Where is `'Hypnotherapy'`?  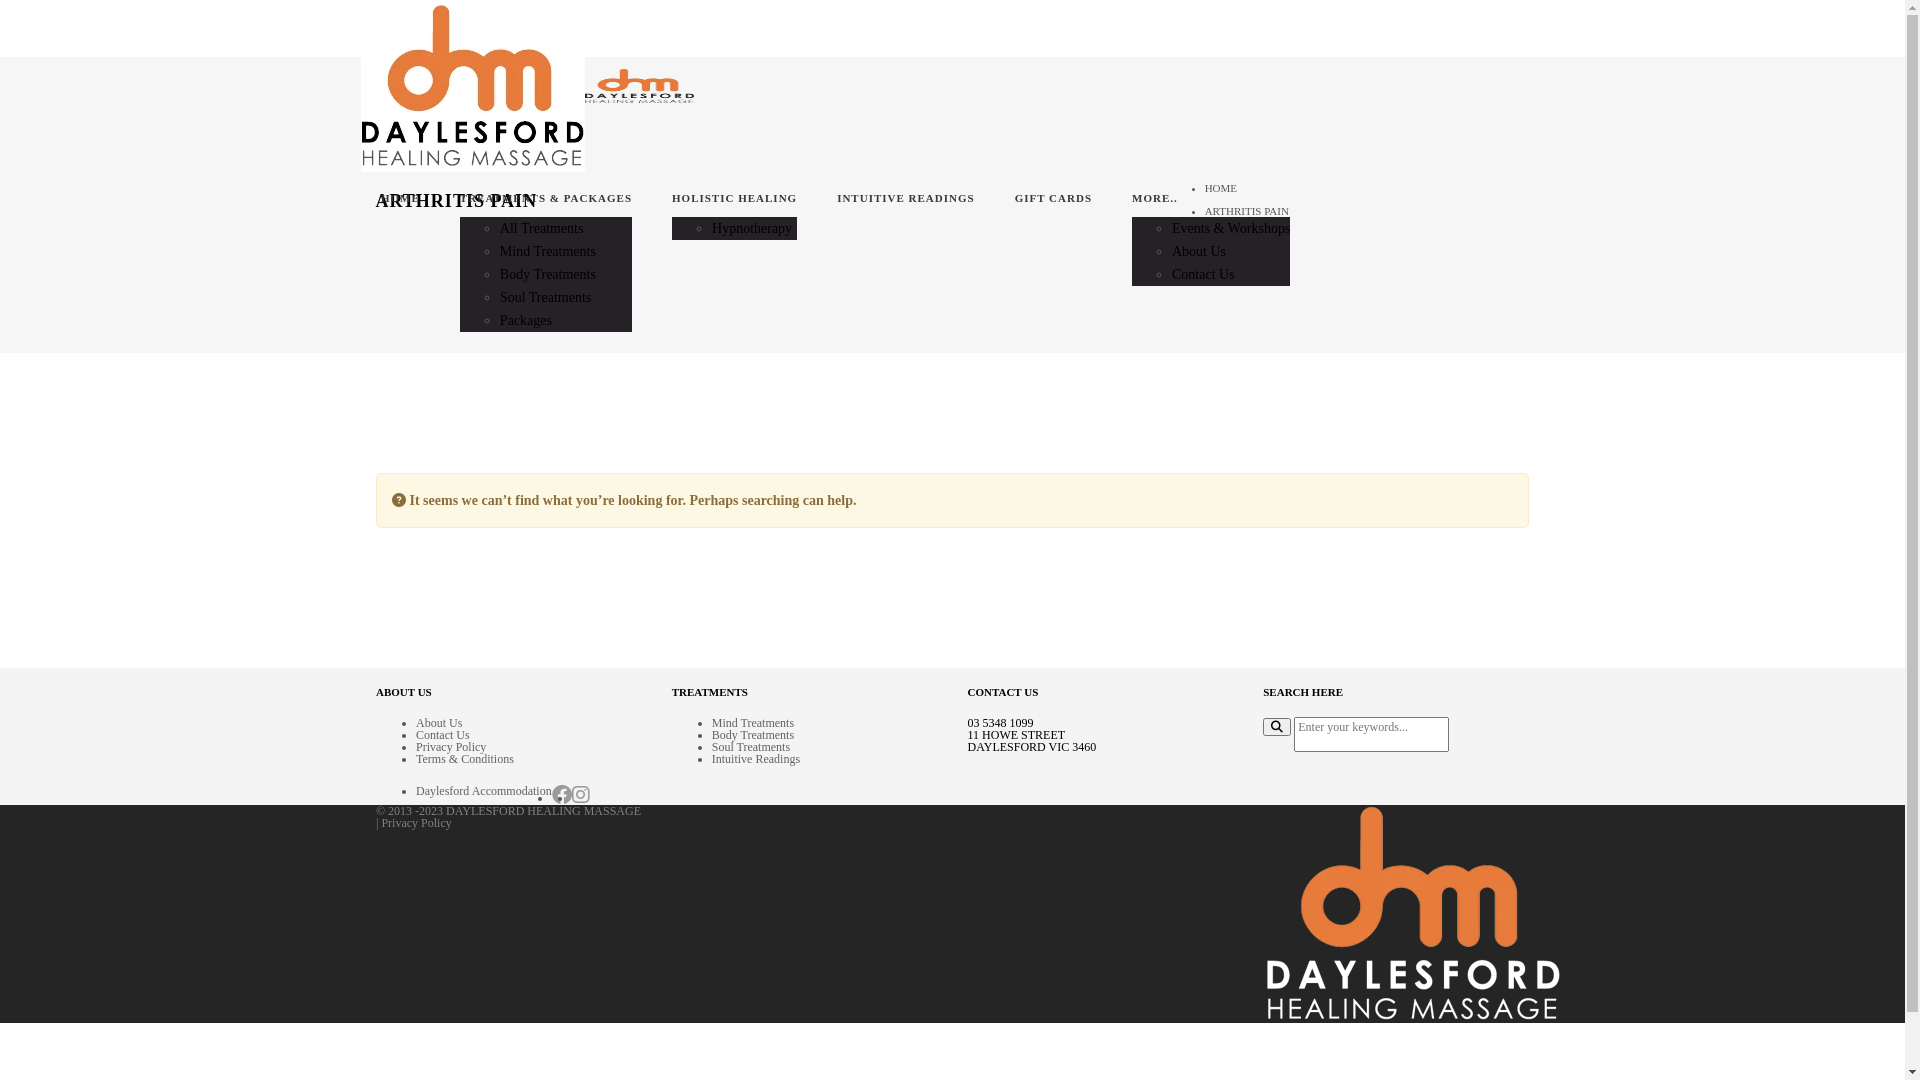
'Hypnotherapy' is located at coordinates (751, 227).